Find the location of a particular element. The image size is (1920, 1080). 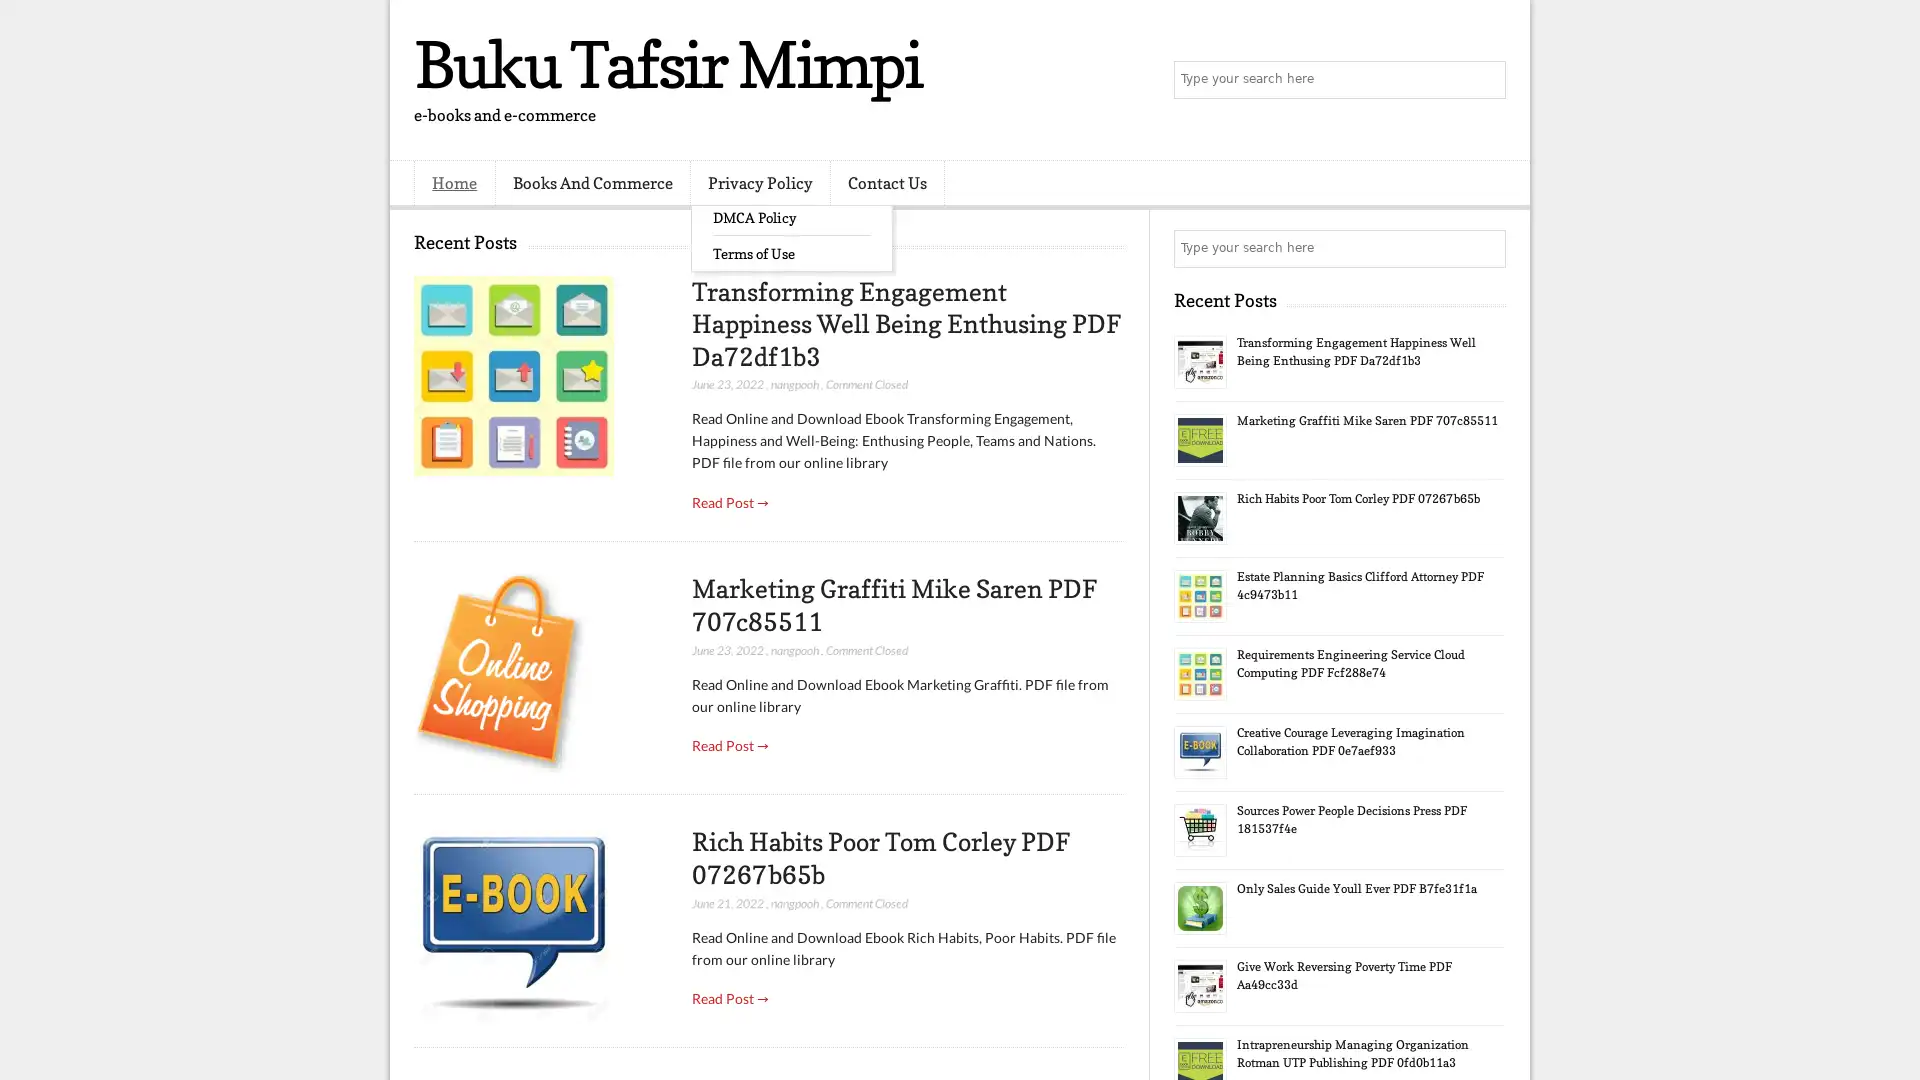

Search is located at coordinates (1485, 248).